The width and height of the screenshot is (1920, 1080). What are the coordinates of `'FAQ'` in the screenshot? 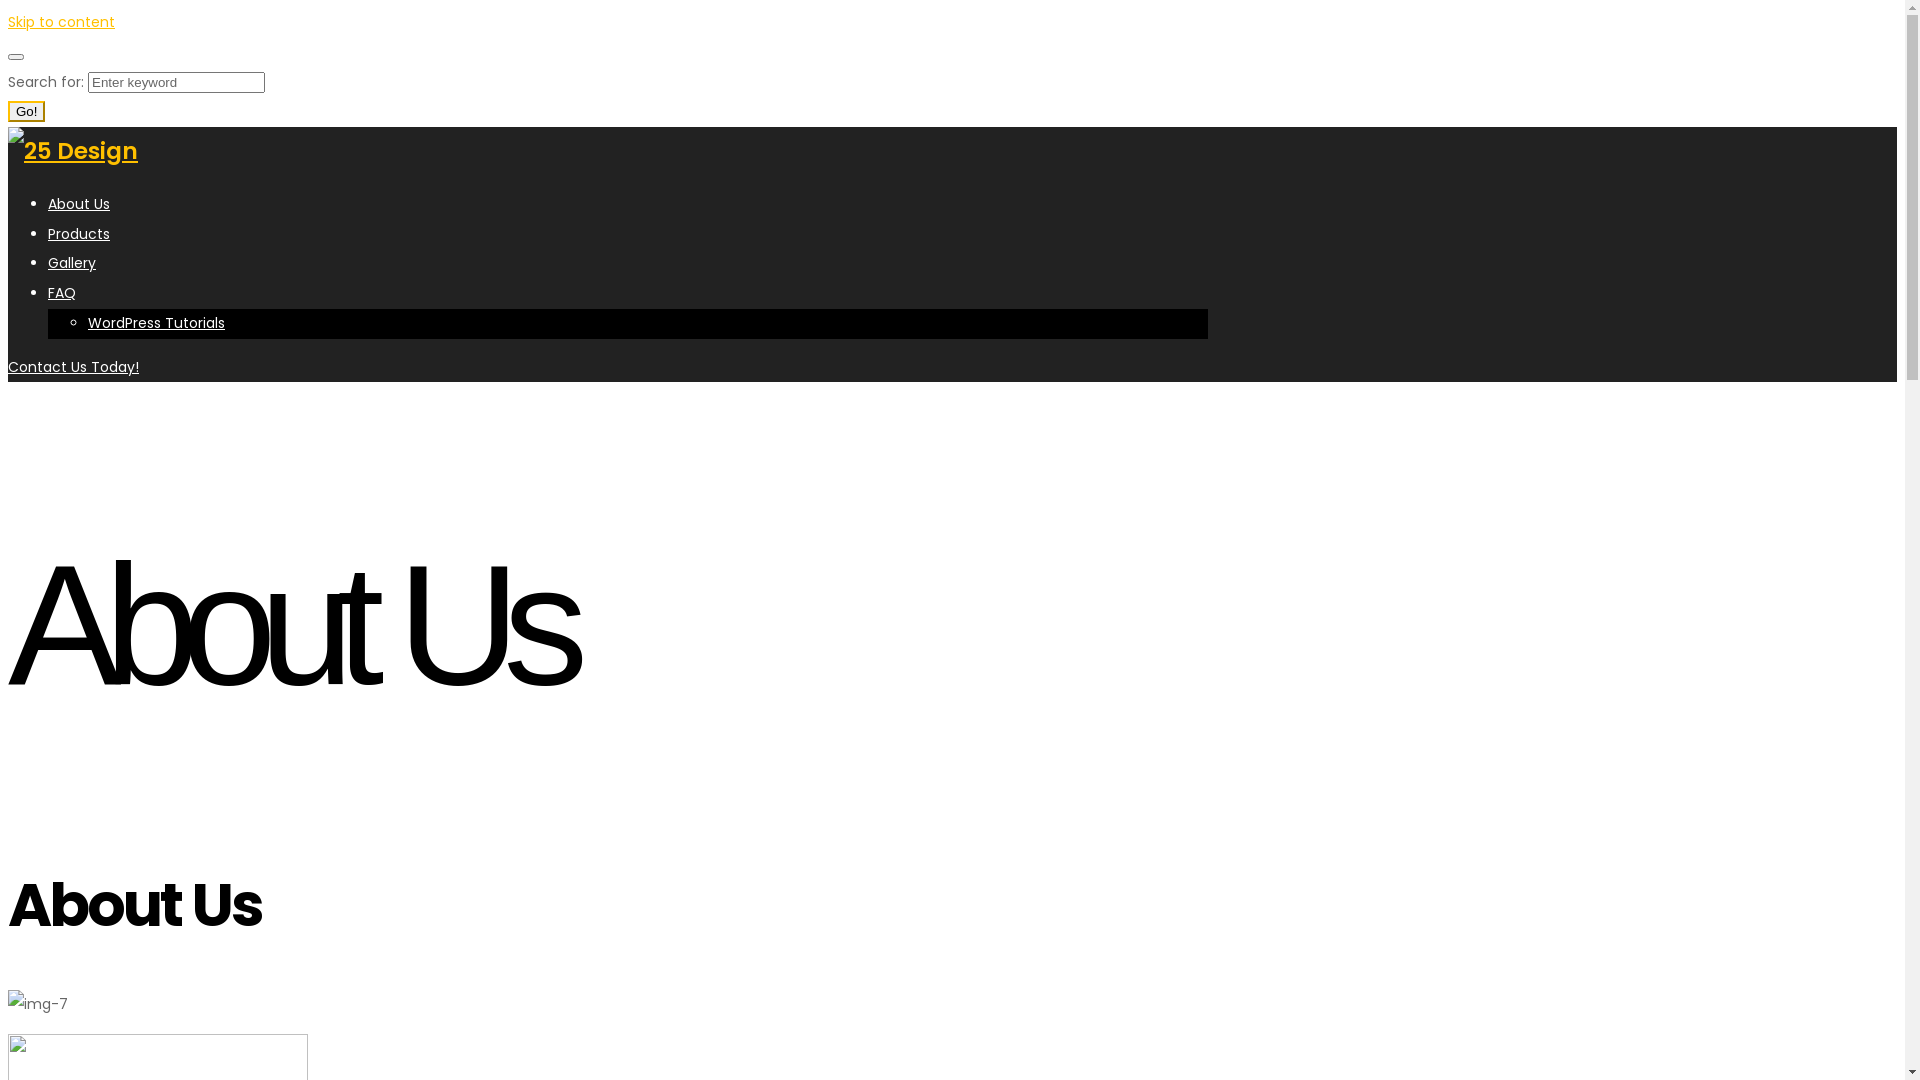 It's located at (62, 293).